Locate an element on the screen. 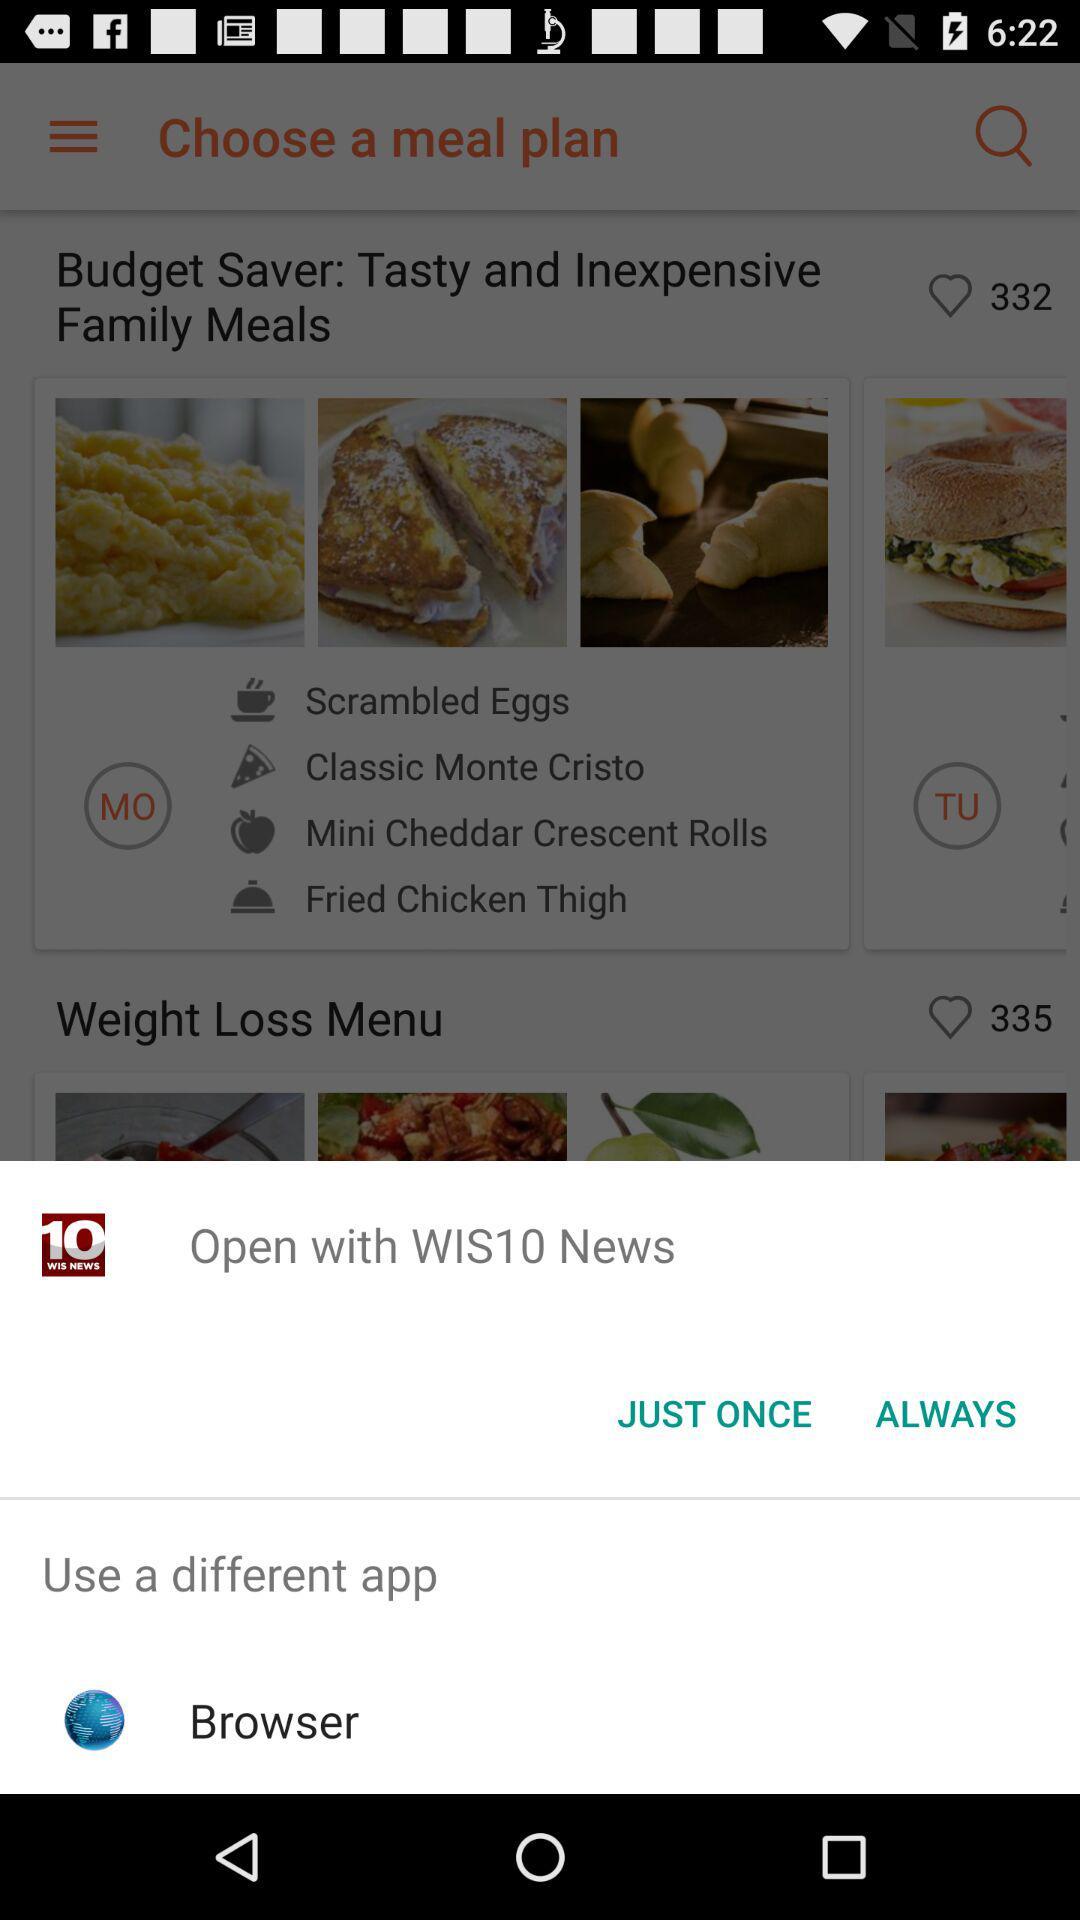 The height and width of the screenshot is (1920, 1080). the icon below the open with wis10 app is located at coordinates (713, 1411).